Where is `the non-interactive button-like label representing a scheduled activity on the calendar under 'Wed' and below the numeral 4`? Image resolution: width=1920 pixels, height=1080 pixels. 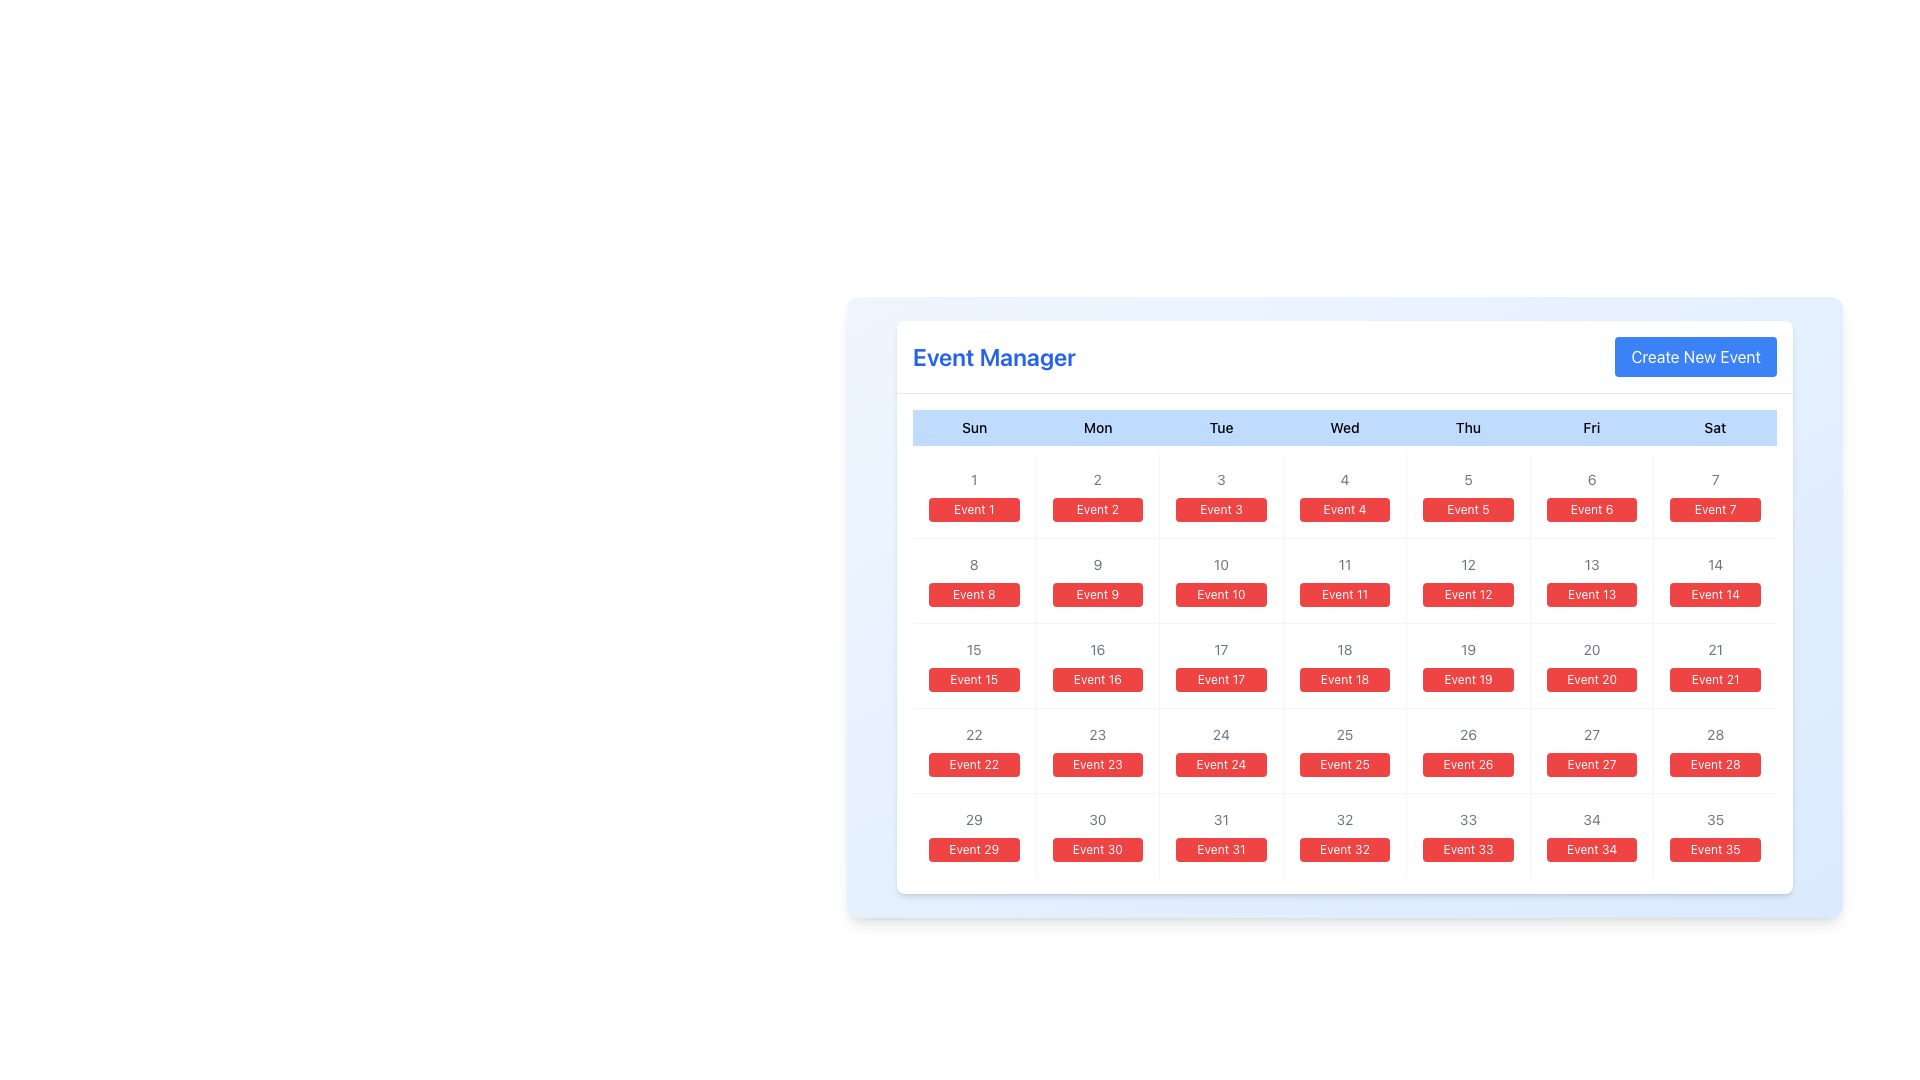
the non-interactive button-like label representing a scheduled activity on the calendar under 'Wed' and below the numeral 4 is located at coordinates (1344, 508).